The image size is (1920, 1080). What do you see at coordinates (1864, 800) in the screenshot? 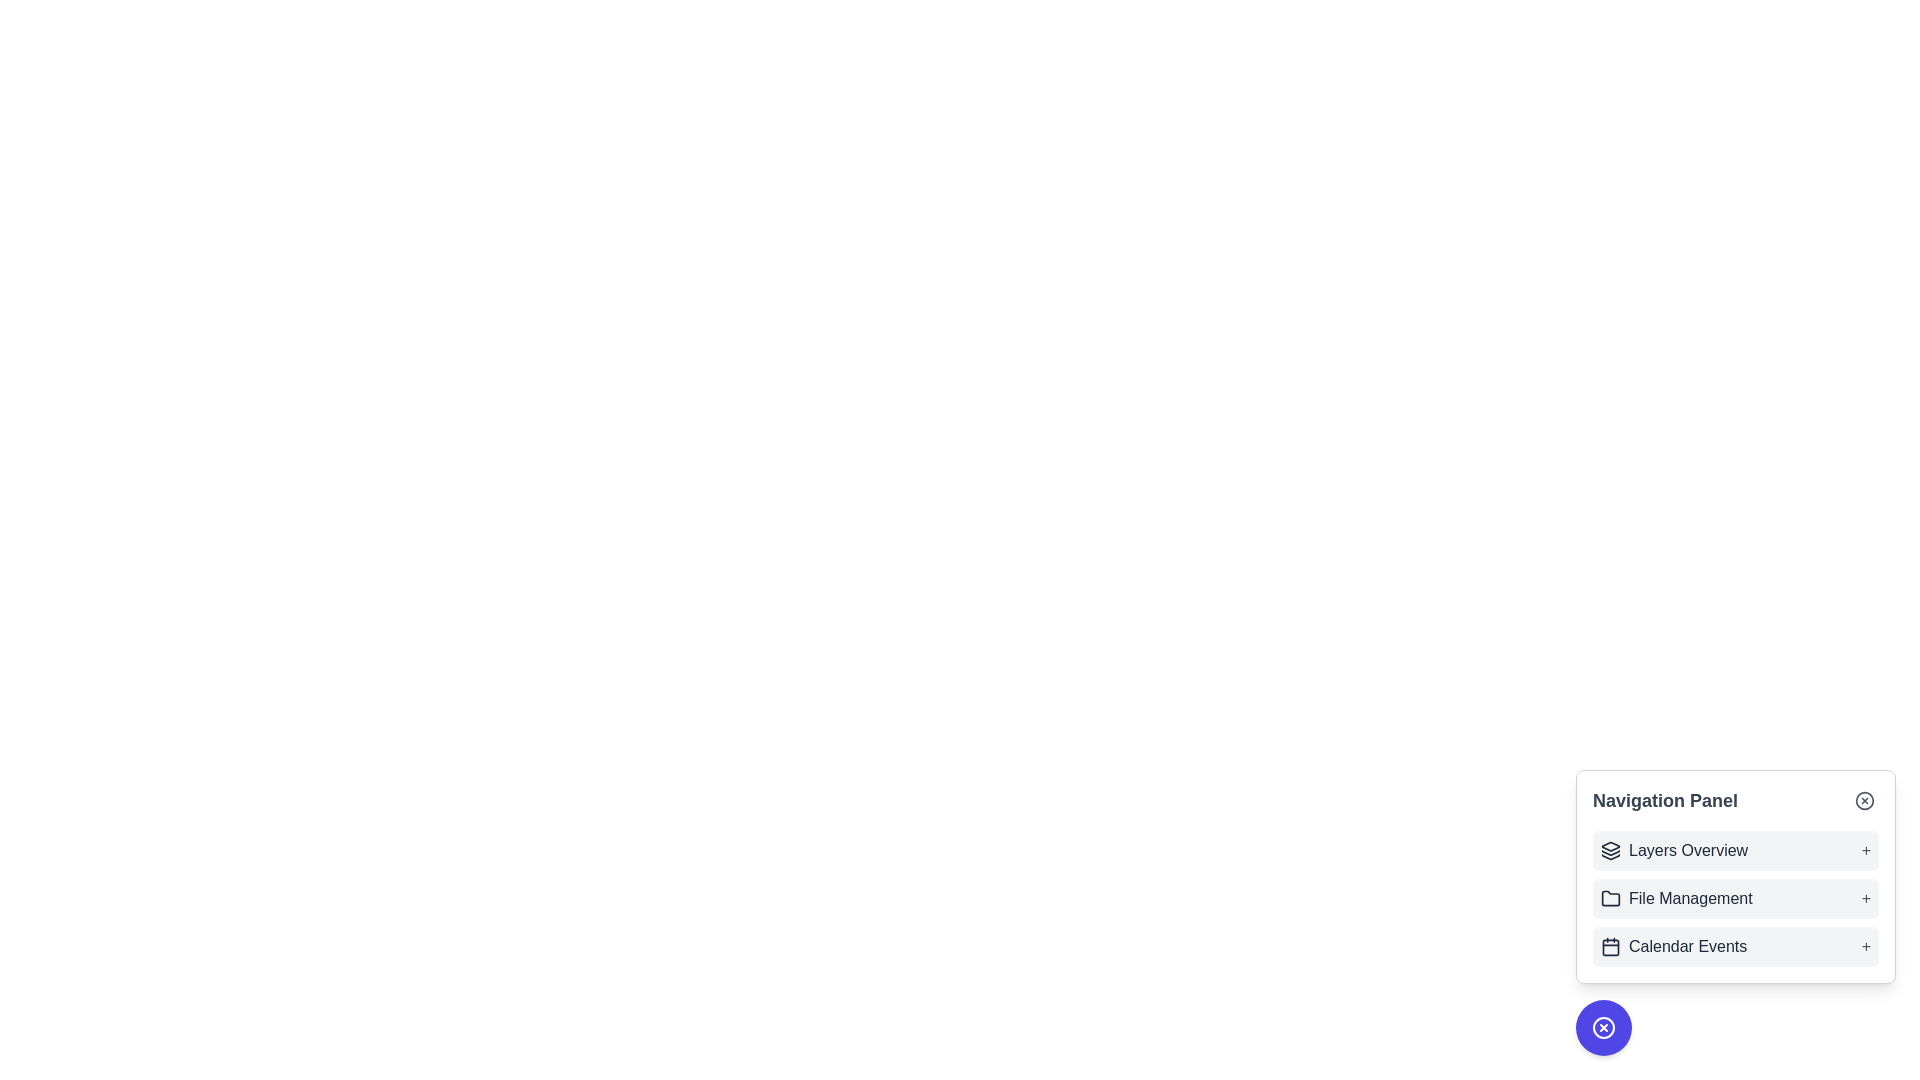
I see `the circular icon button with a cross mark ('X') inside, located at the far right of the header section of the 'Navigation Panel' card` at bounding box center [1864, 800].